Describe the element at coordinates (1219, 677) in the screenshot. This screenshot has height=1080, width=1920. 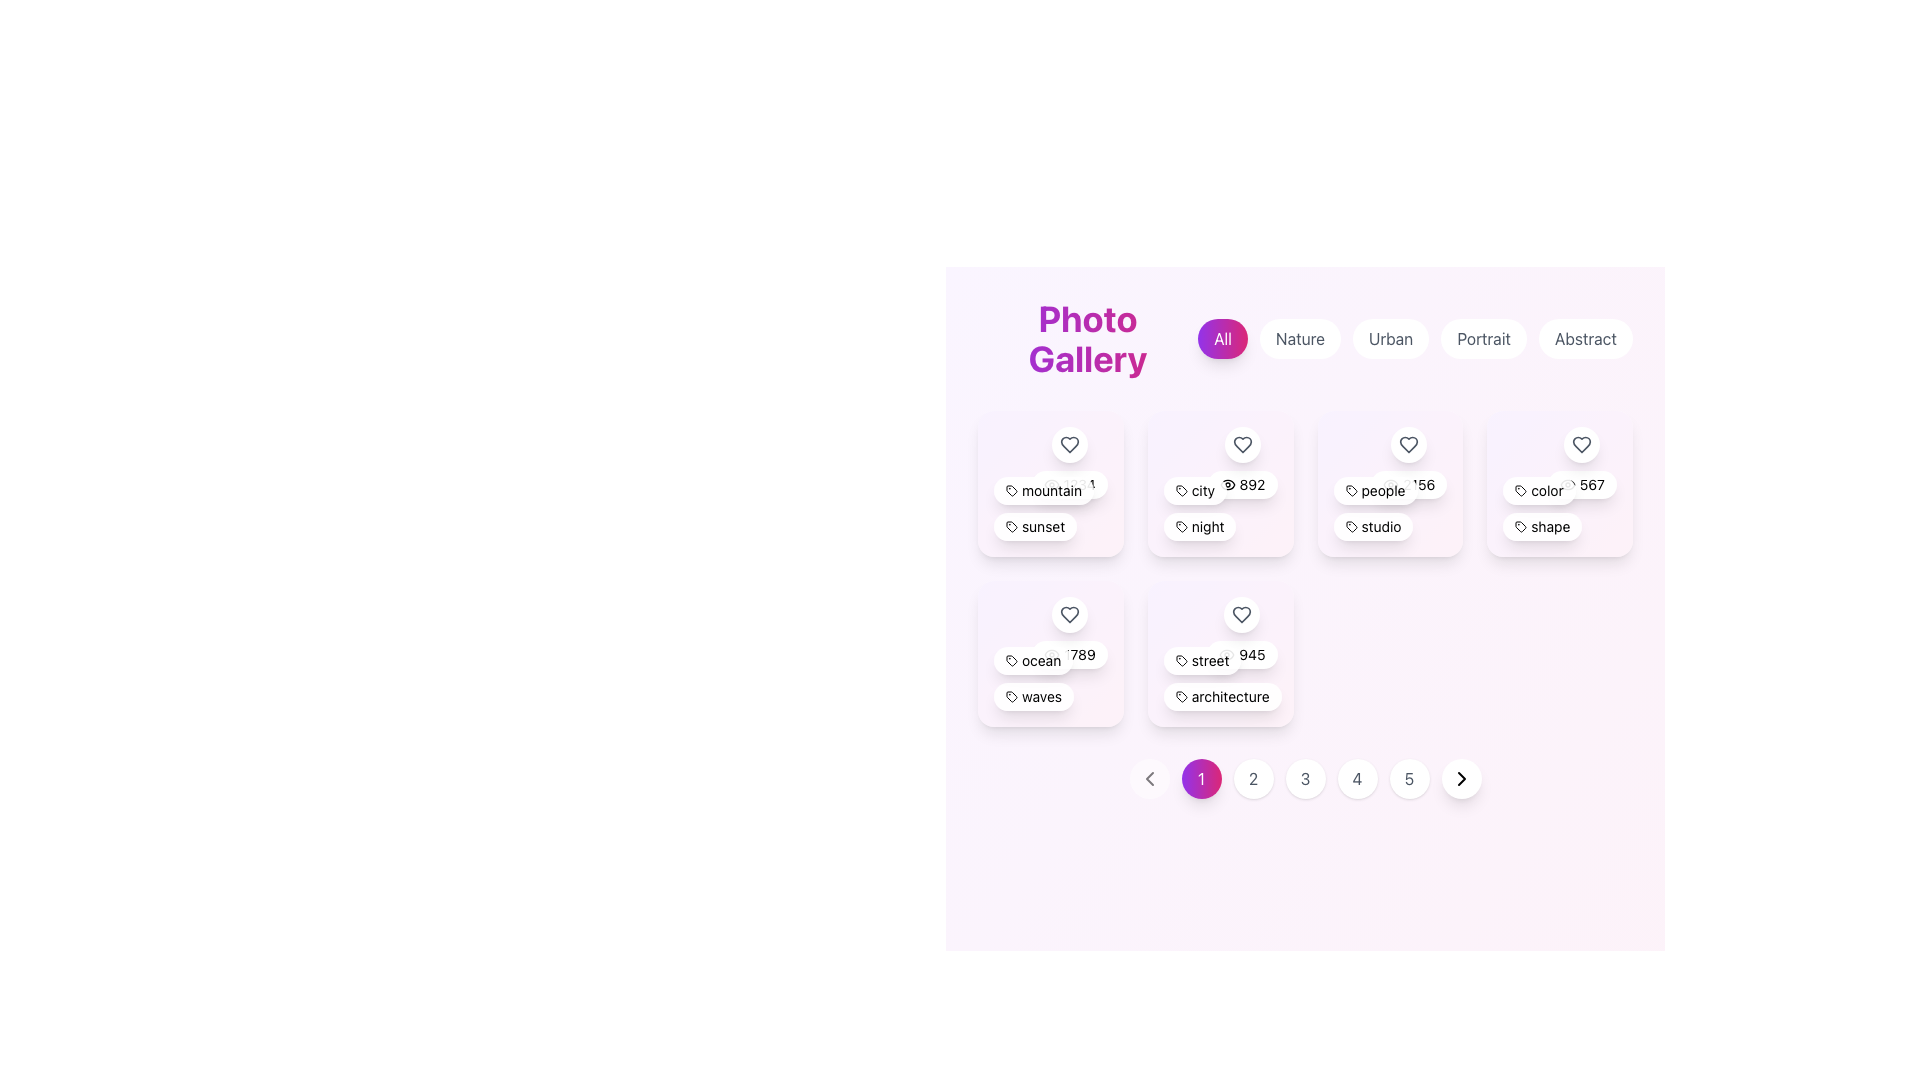
I see `the label containing multiple tags at the bottom of the card displaying 'street 945' to interact with associated actions` at that location.